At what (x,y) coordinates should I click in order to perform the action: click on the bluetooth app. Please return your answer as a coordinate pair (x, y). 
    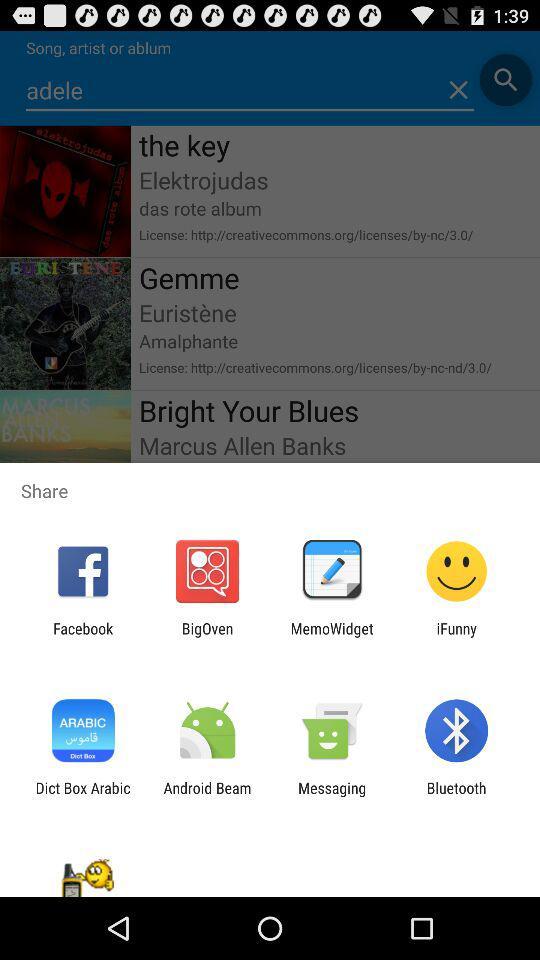
    Looking at the image, I should click on (456, 796).